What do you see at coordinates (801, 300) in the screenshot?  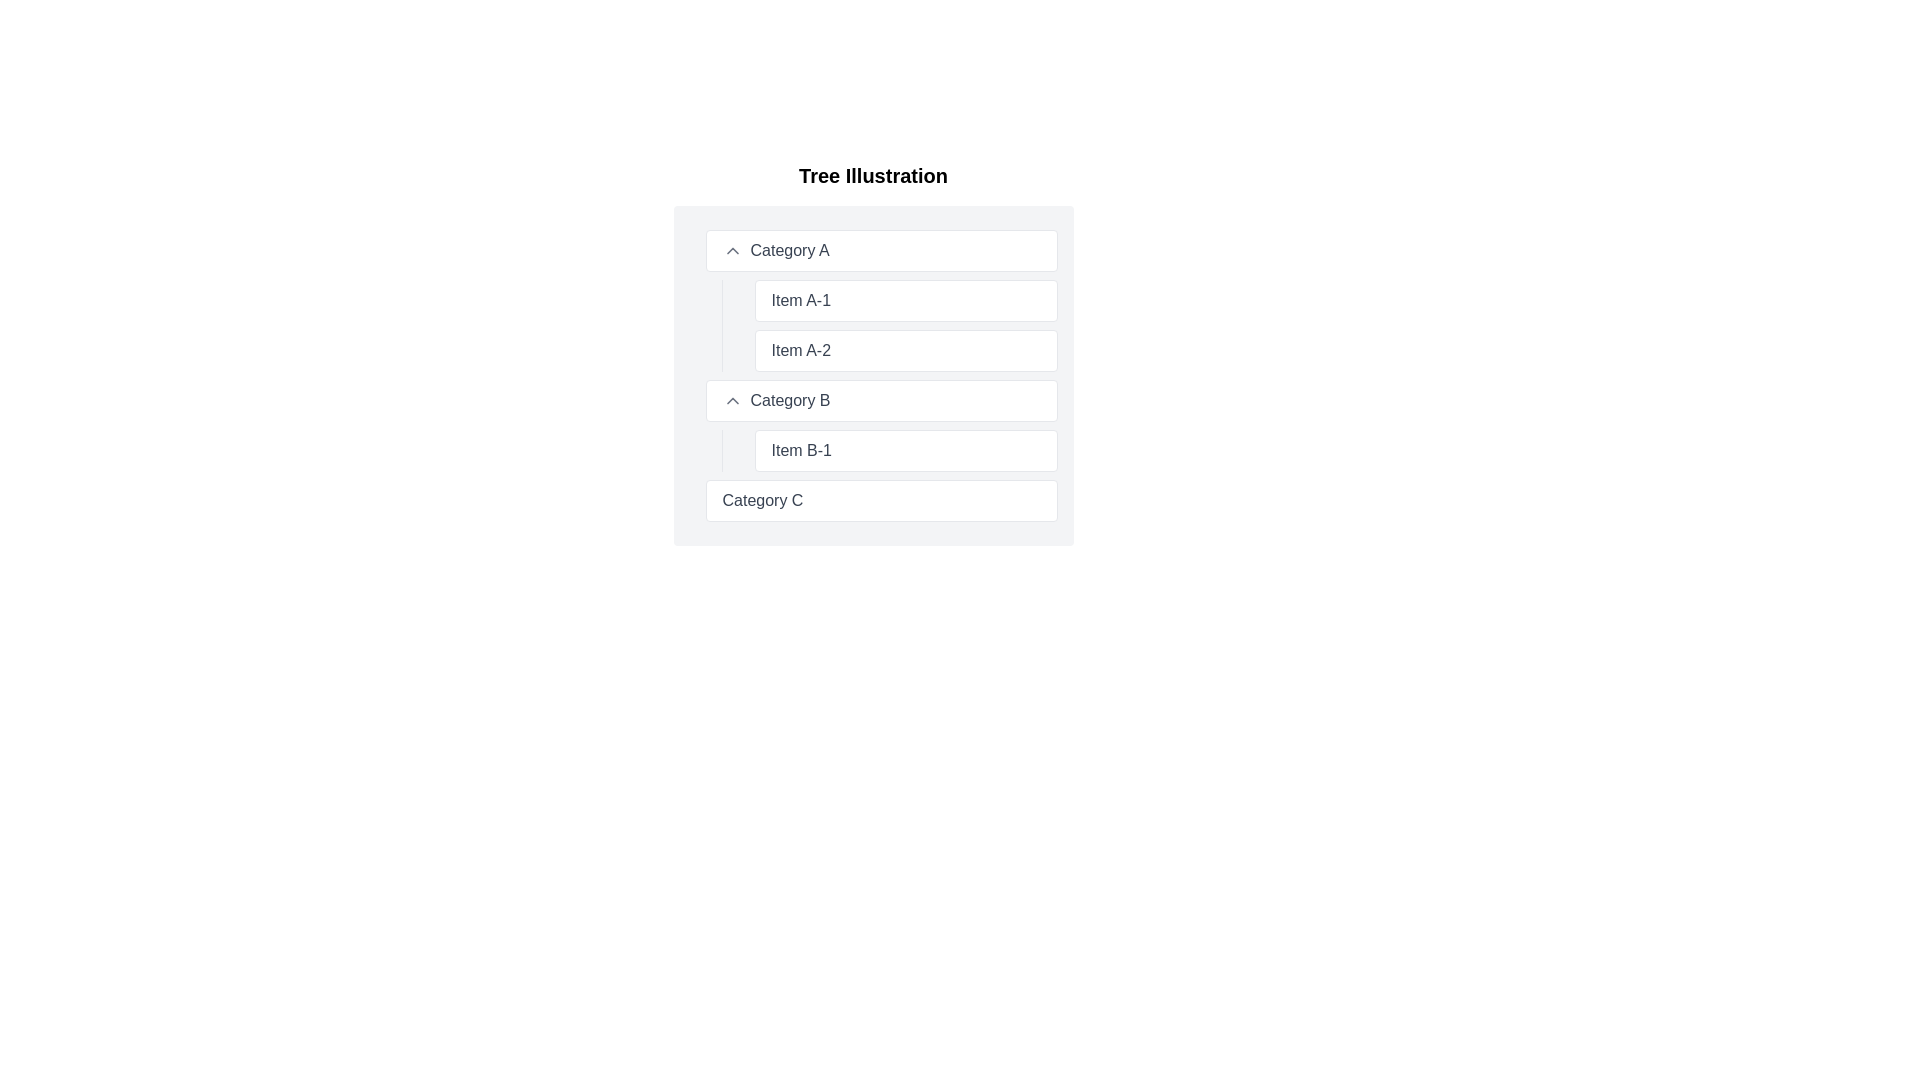 I see `text content of the static label 'Item A-1', which is styled with a medium font weight and gray color, positioned under 'Category A' in the tree structure` at bounding box center [801, 300].